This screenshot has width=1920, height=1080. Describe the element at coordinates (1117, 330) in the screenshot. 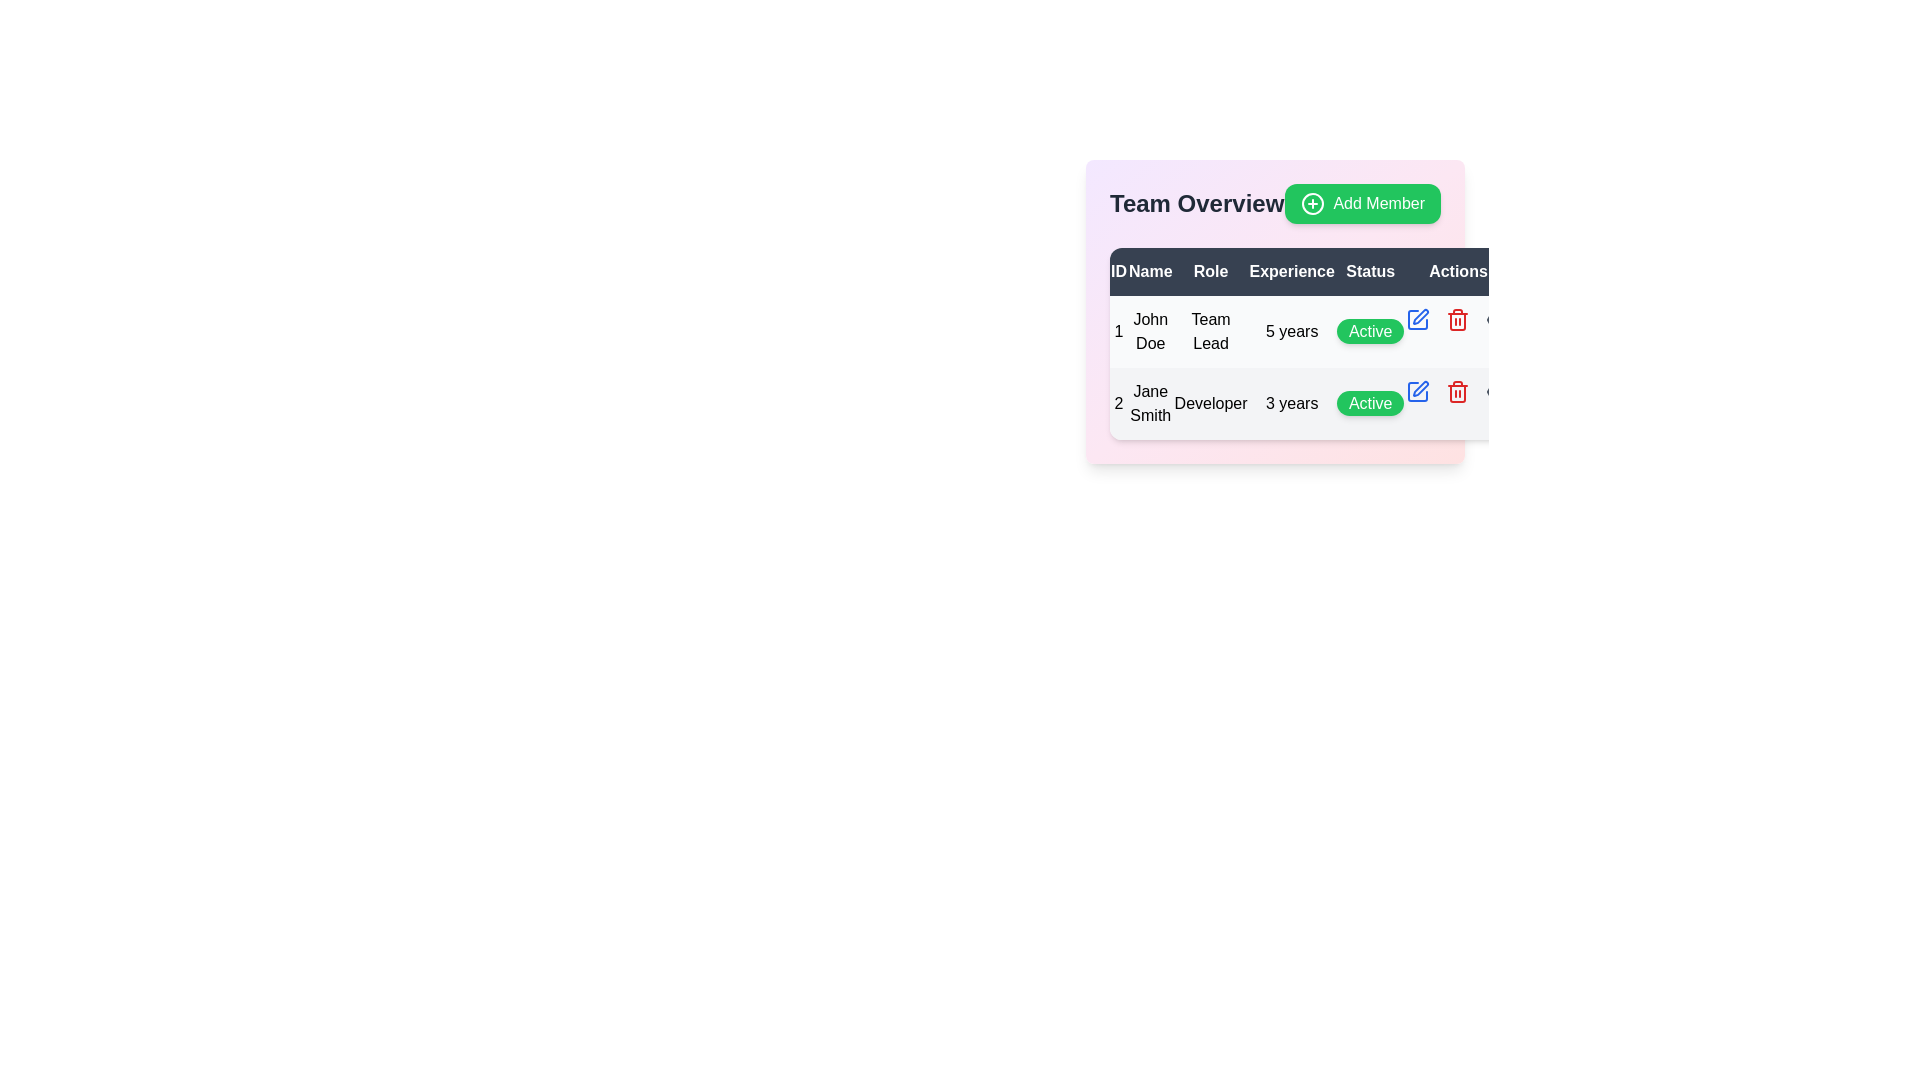

I see `the numeric text '1' in the 'ID' column of the table corresponding to 'John Doe', which is styled with a compact font` at that location.